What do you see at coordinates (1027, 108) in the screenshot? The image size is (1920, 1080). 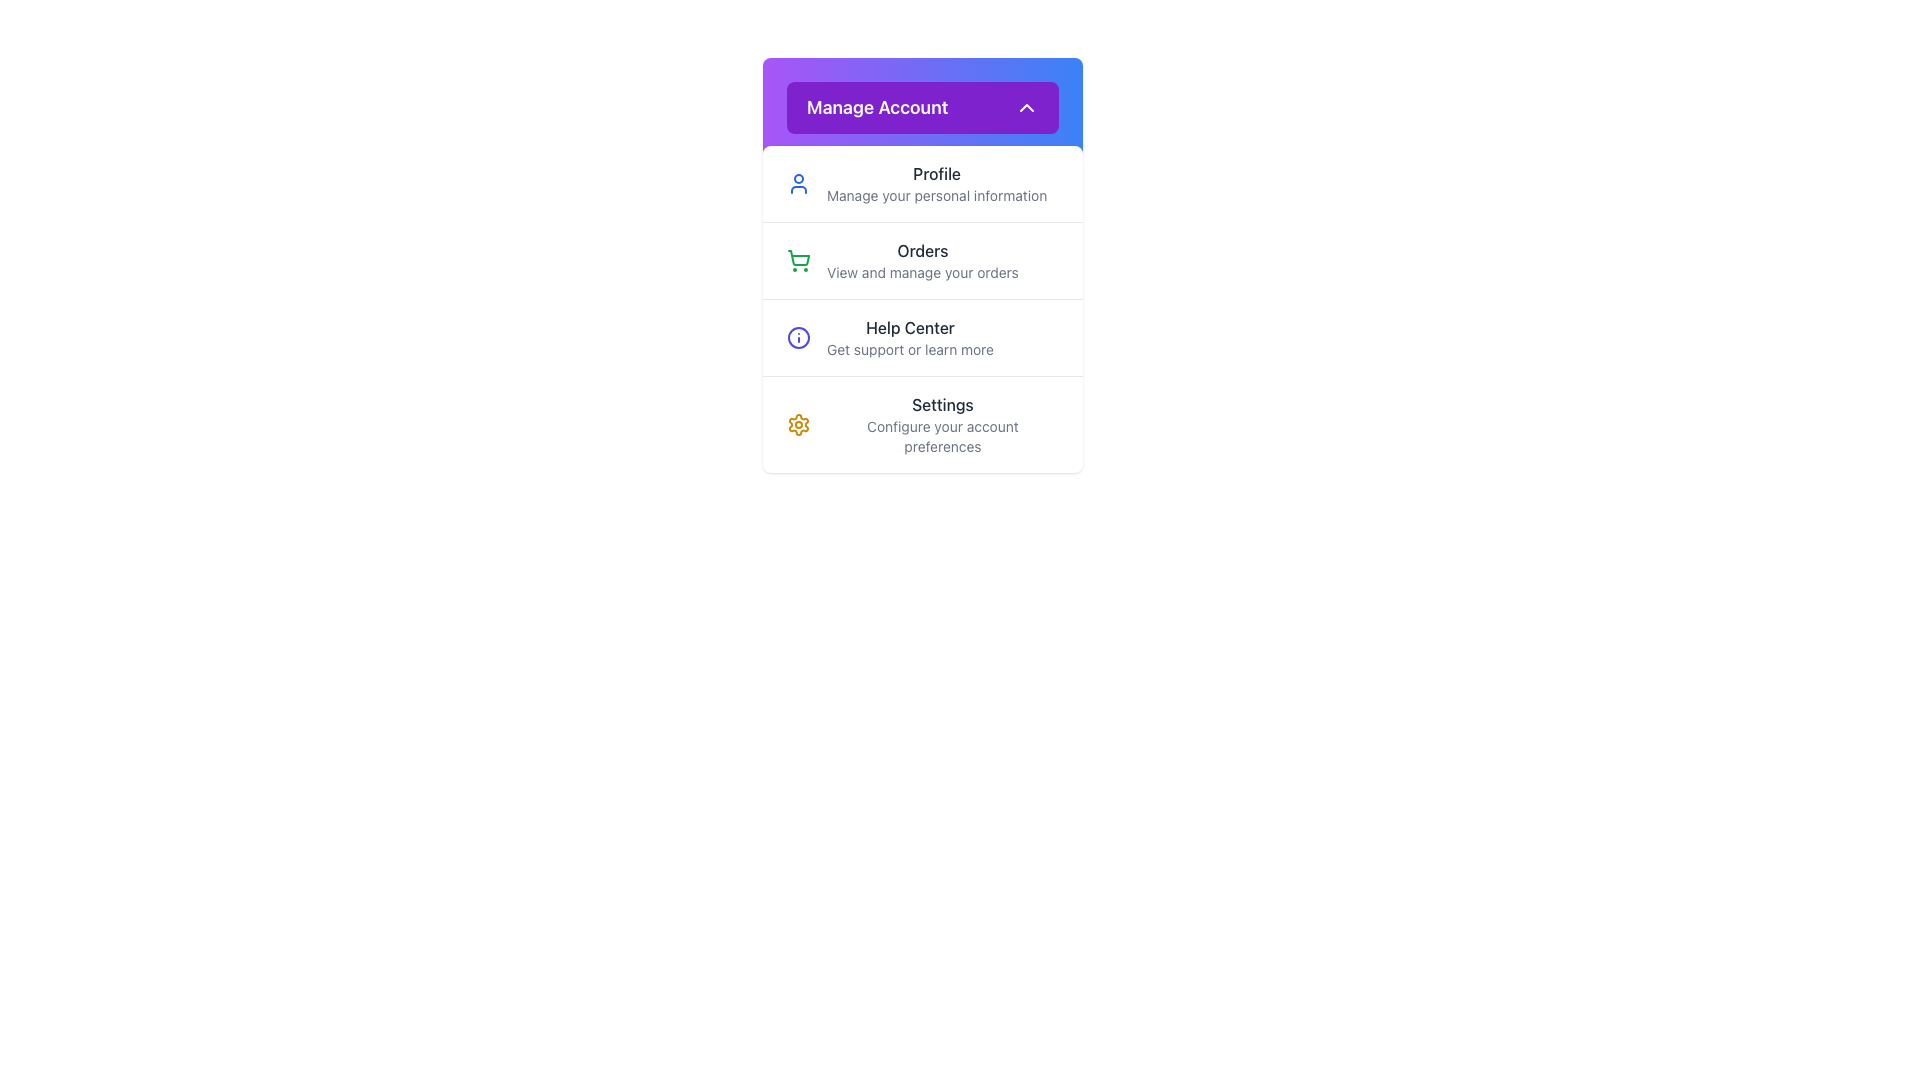 I see `the chevron icon (upward-pointing arrow) in the top-right corner of the 'Manage Account' section` at bounding box center [1027, 108].